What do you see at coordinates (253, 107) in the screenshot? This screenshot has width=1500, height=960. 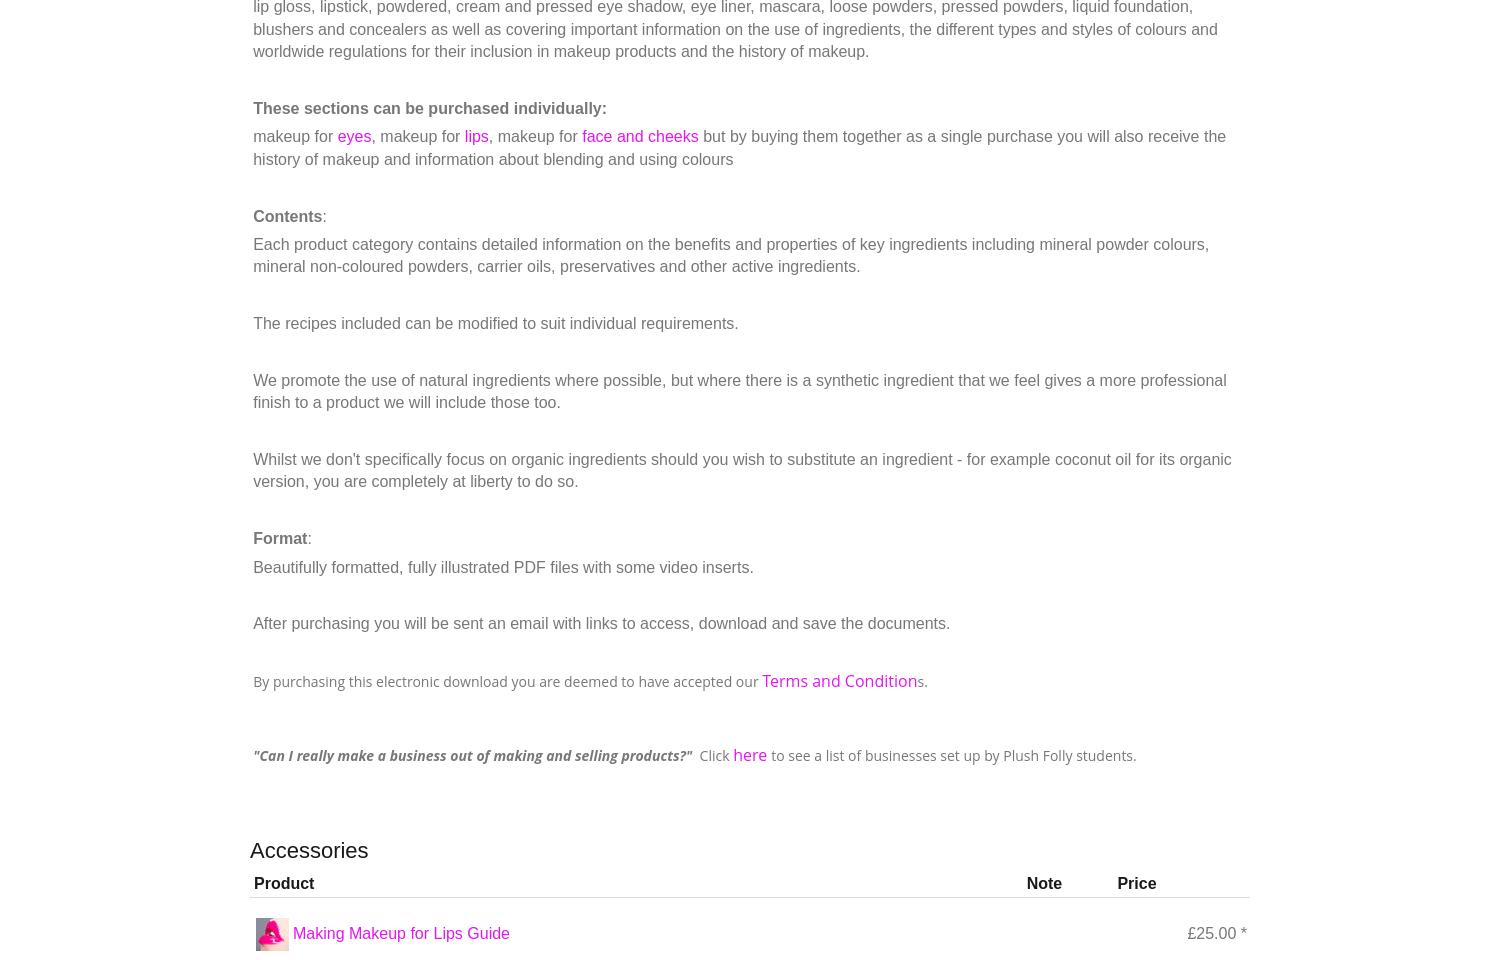 I see `'These sections can be purchased individually:'` at bounding box center [253, 107].